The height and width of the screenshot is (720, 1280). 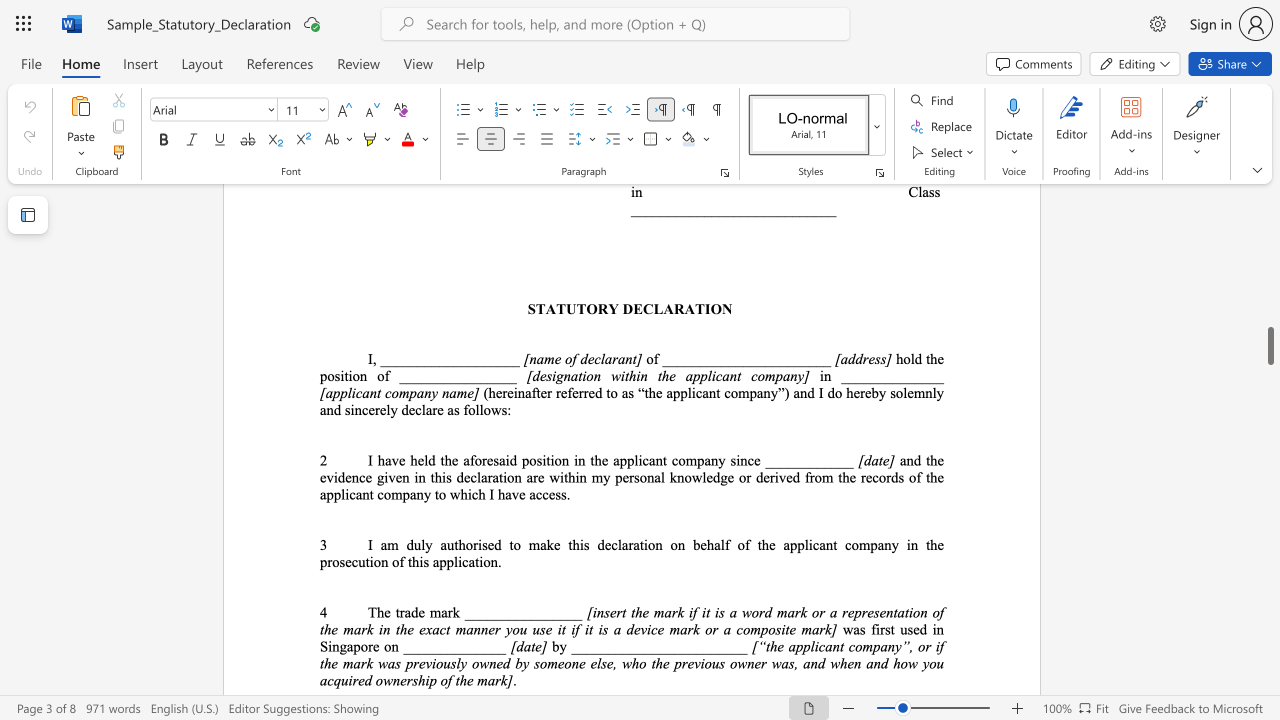 I want to click on the scrollbar on the side, so click(x=1269, y=220).